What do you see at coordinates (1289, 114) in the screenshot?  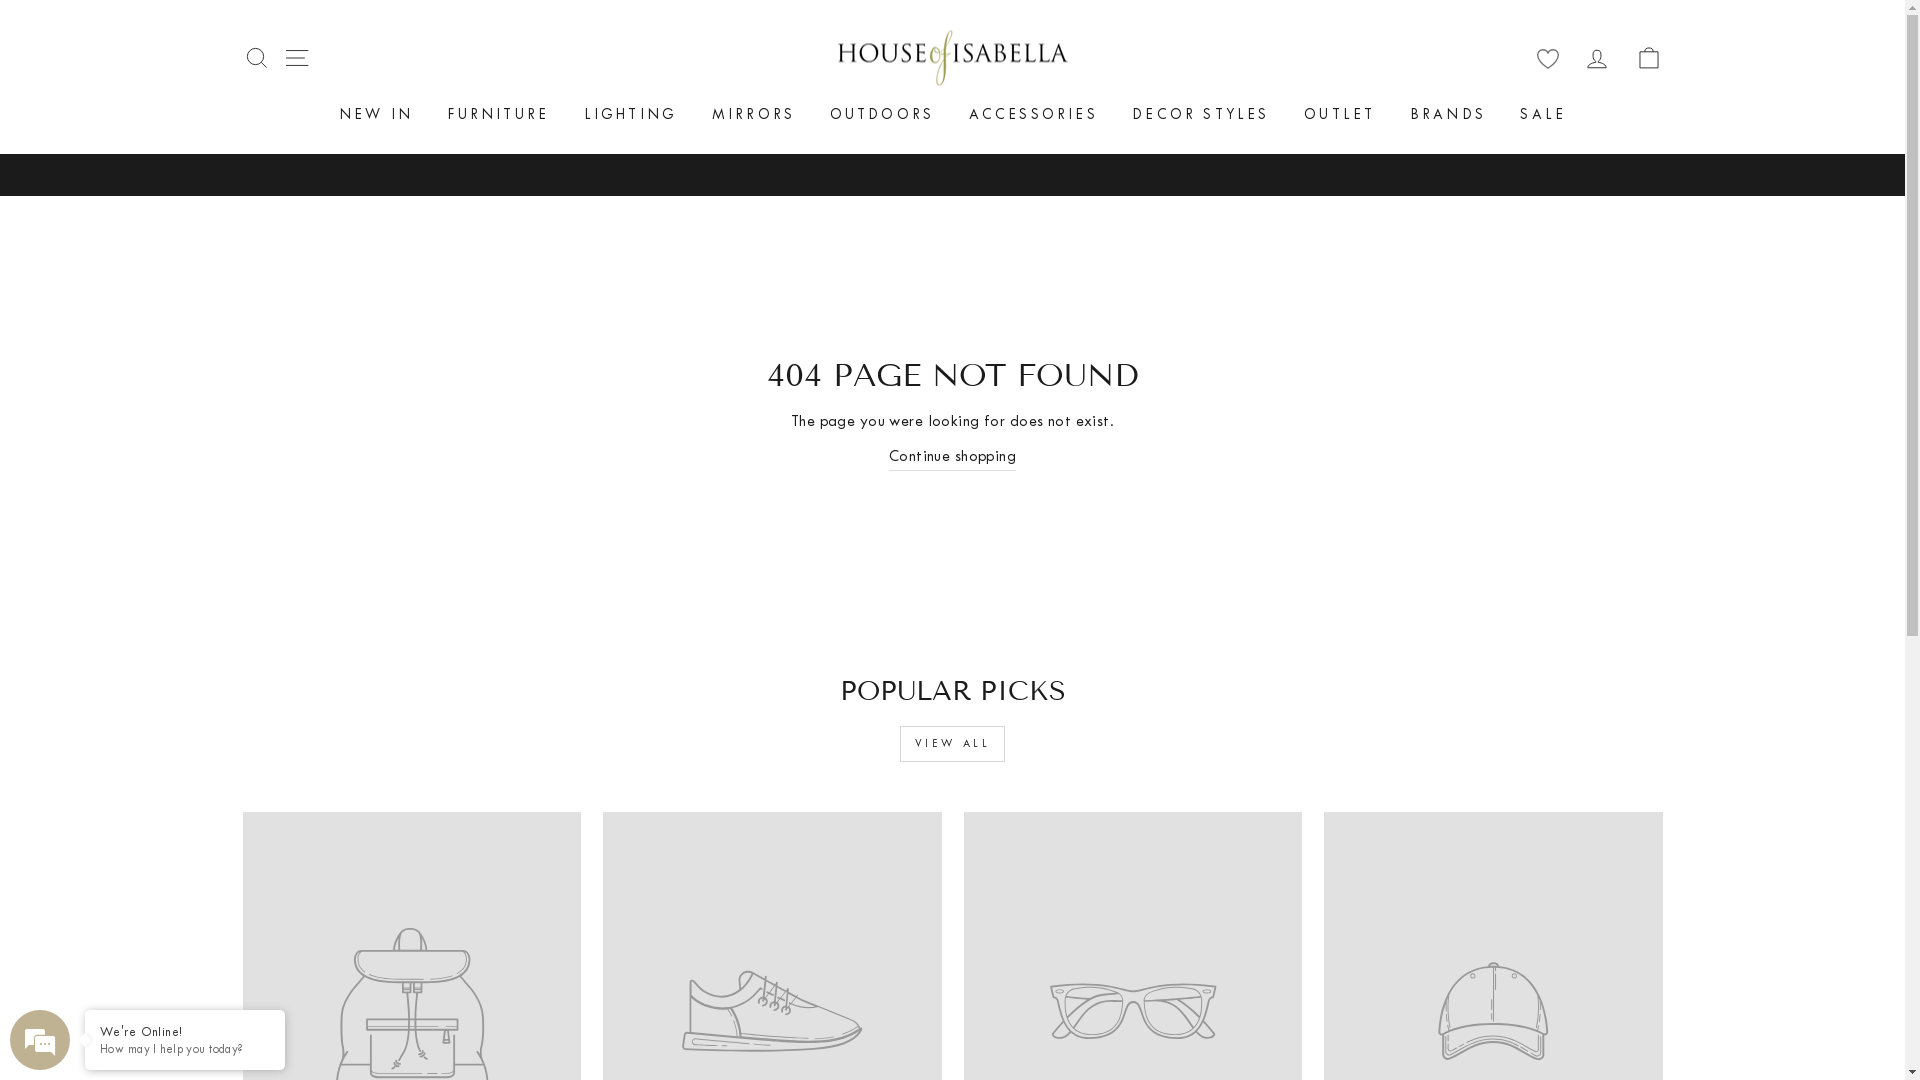 I see `'OUTLET'` at bounding box center [1289, 114].